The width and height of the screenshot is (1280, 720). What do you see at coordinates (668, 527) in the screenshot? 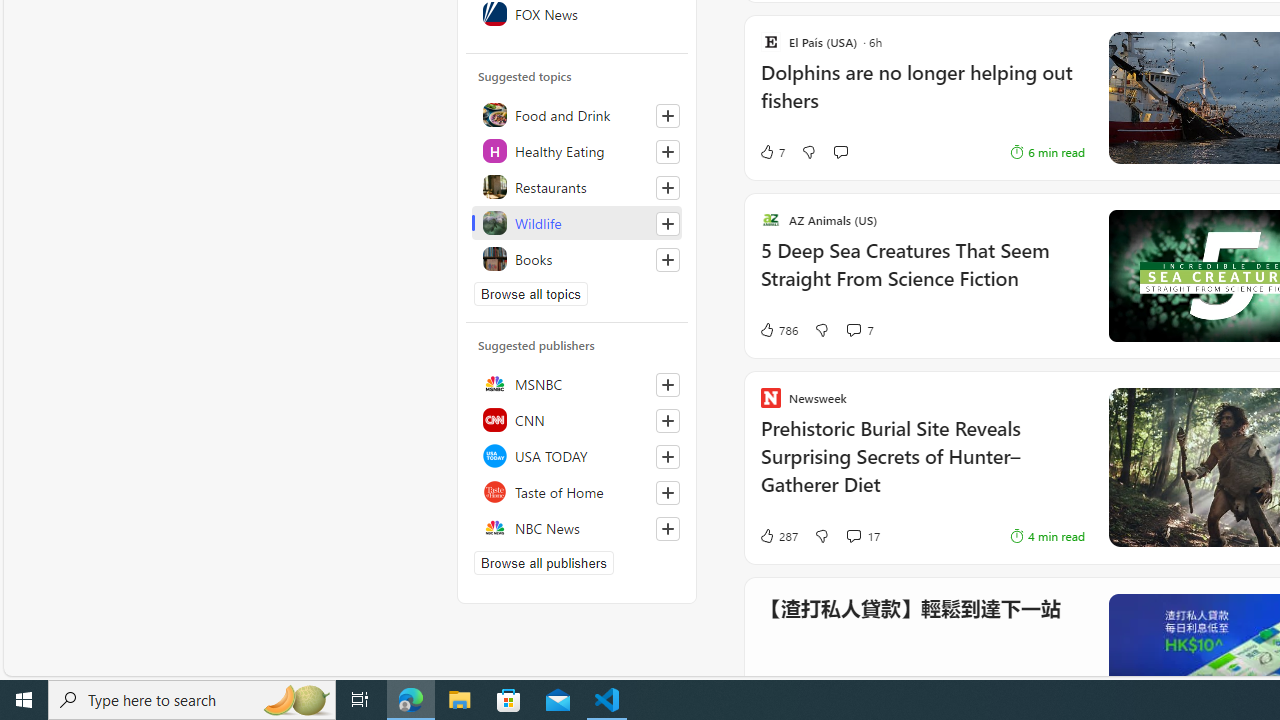
I see `'Follow this source'` at bounding box center [668, 527].